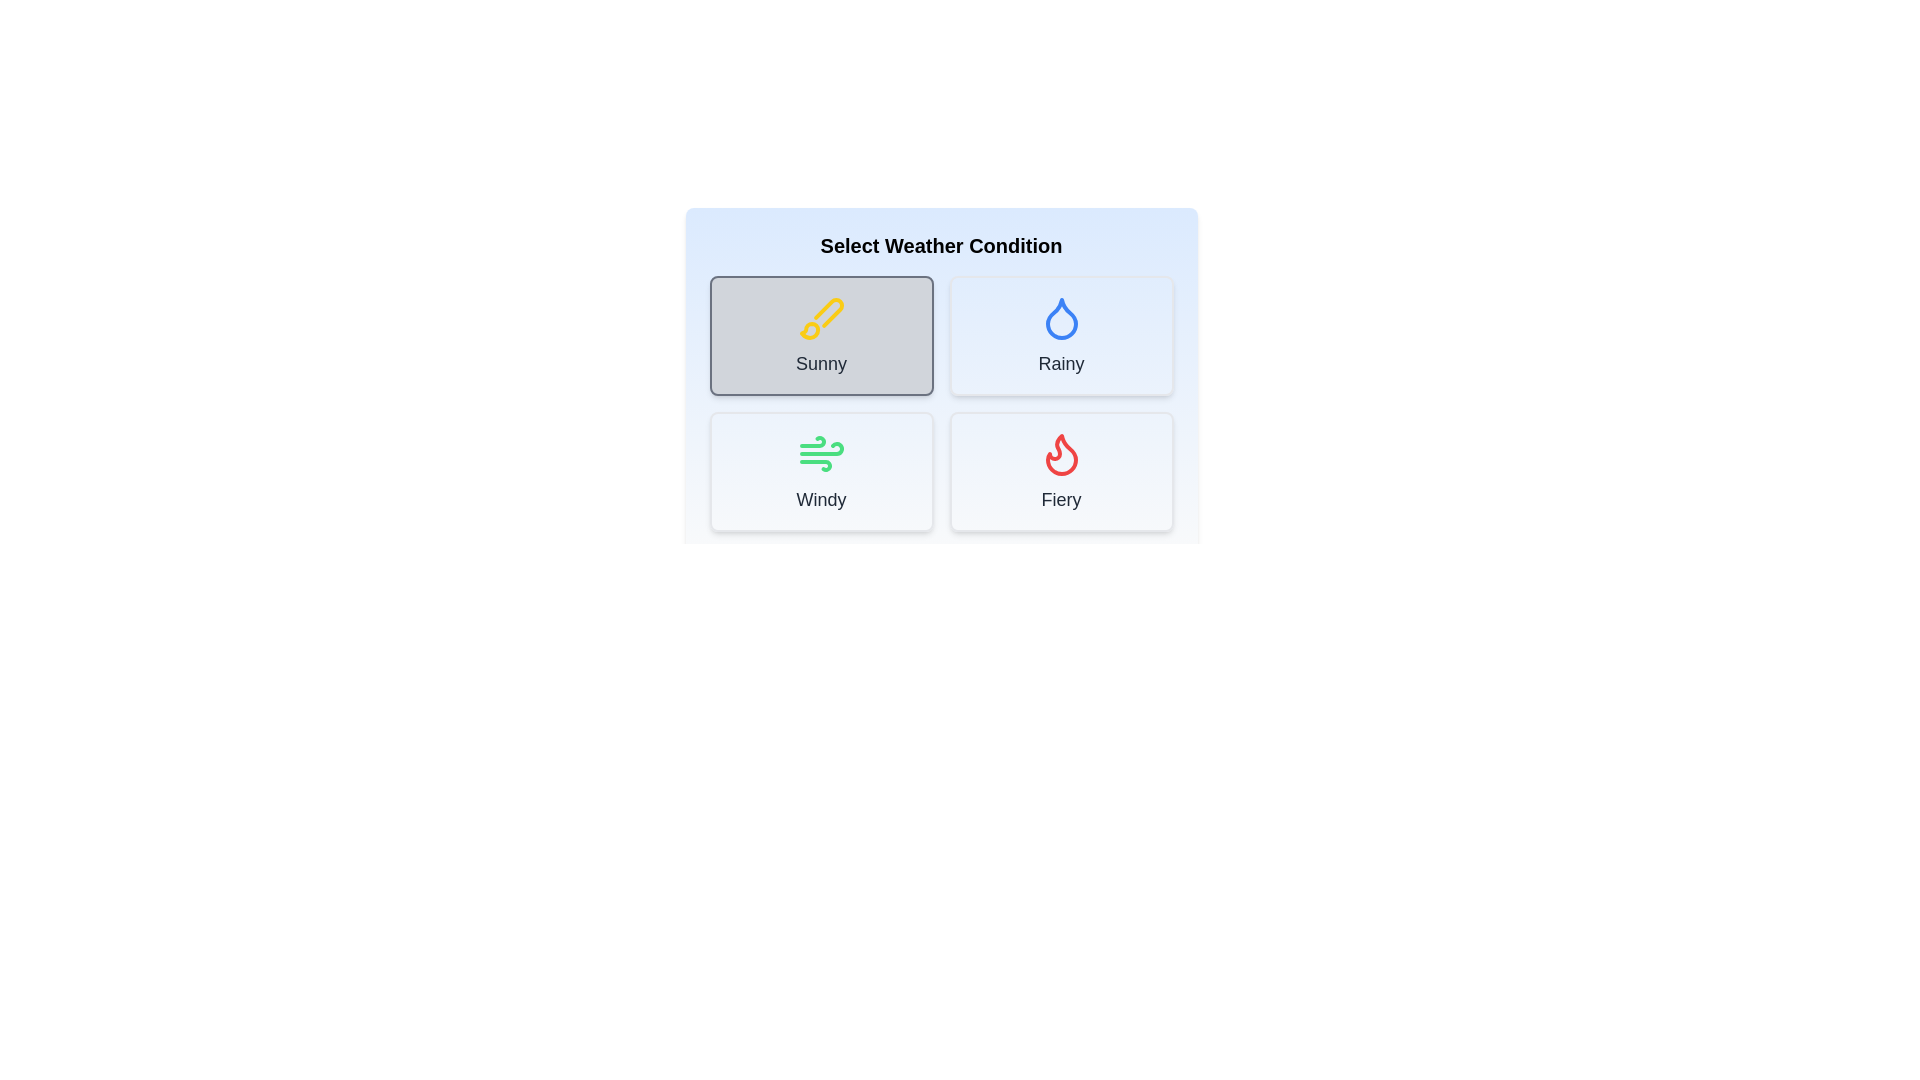  What do you see at coordinates (821, 334) in the screenshot?
I see `the Sunny button to select the corresponding weather condition` at bounding box center [821, 334].